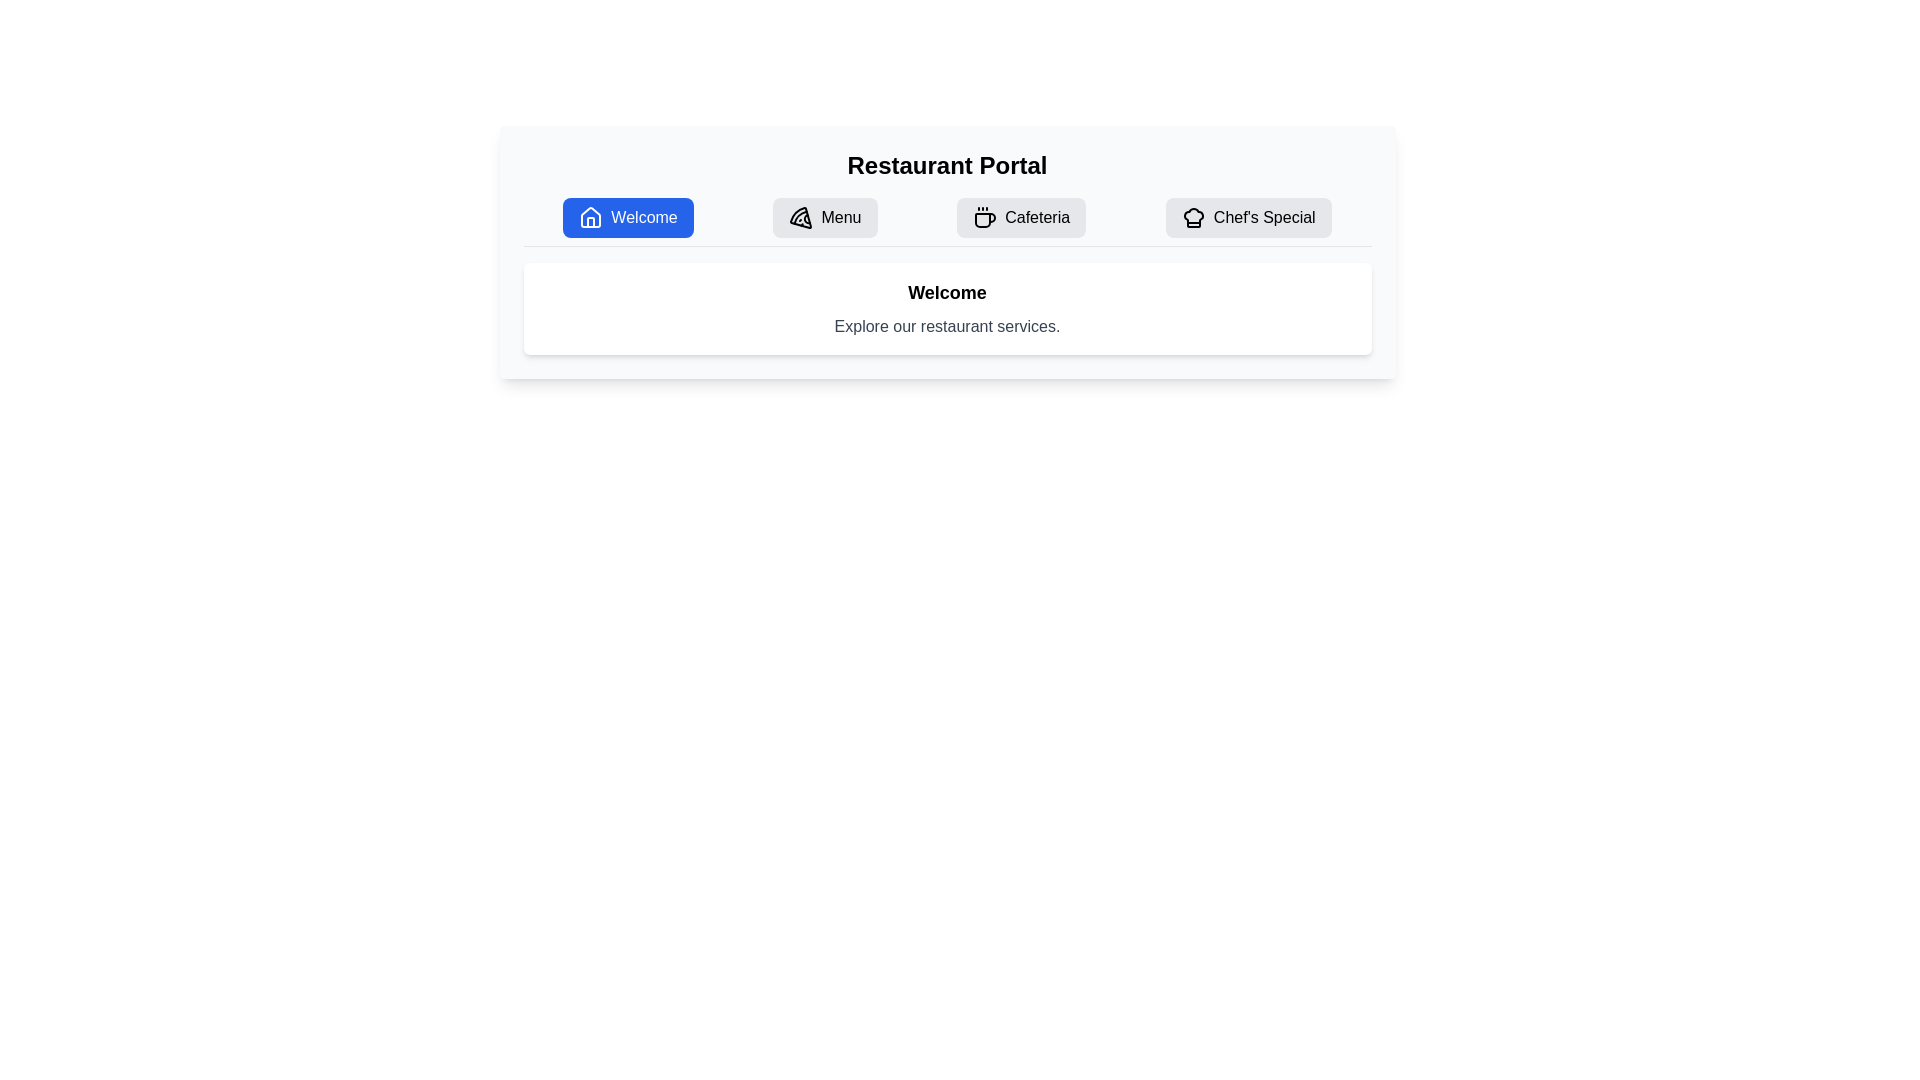 This screenshot has height=1080, width=1920. I want to click on the text label that serves as a title for the second interactive option in the horizontally aligned menu bar, located between 'Welcome' on the left and 'Cafeteria' on the right, so click(841, 218).